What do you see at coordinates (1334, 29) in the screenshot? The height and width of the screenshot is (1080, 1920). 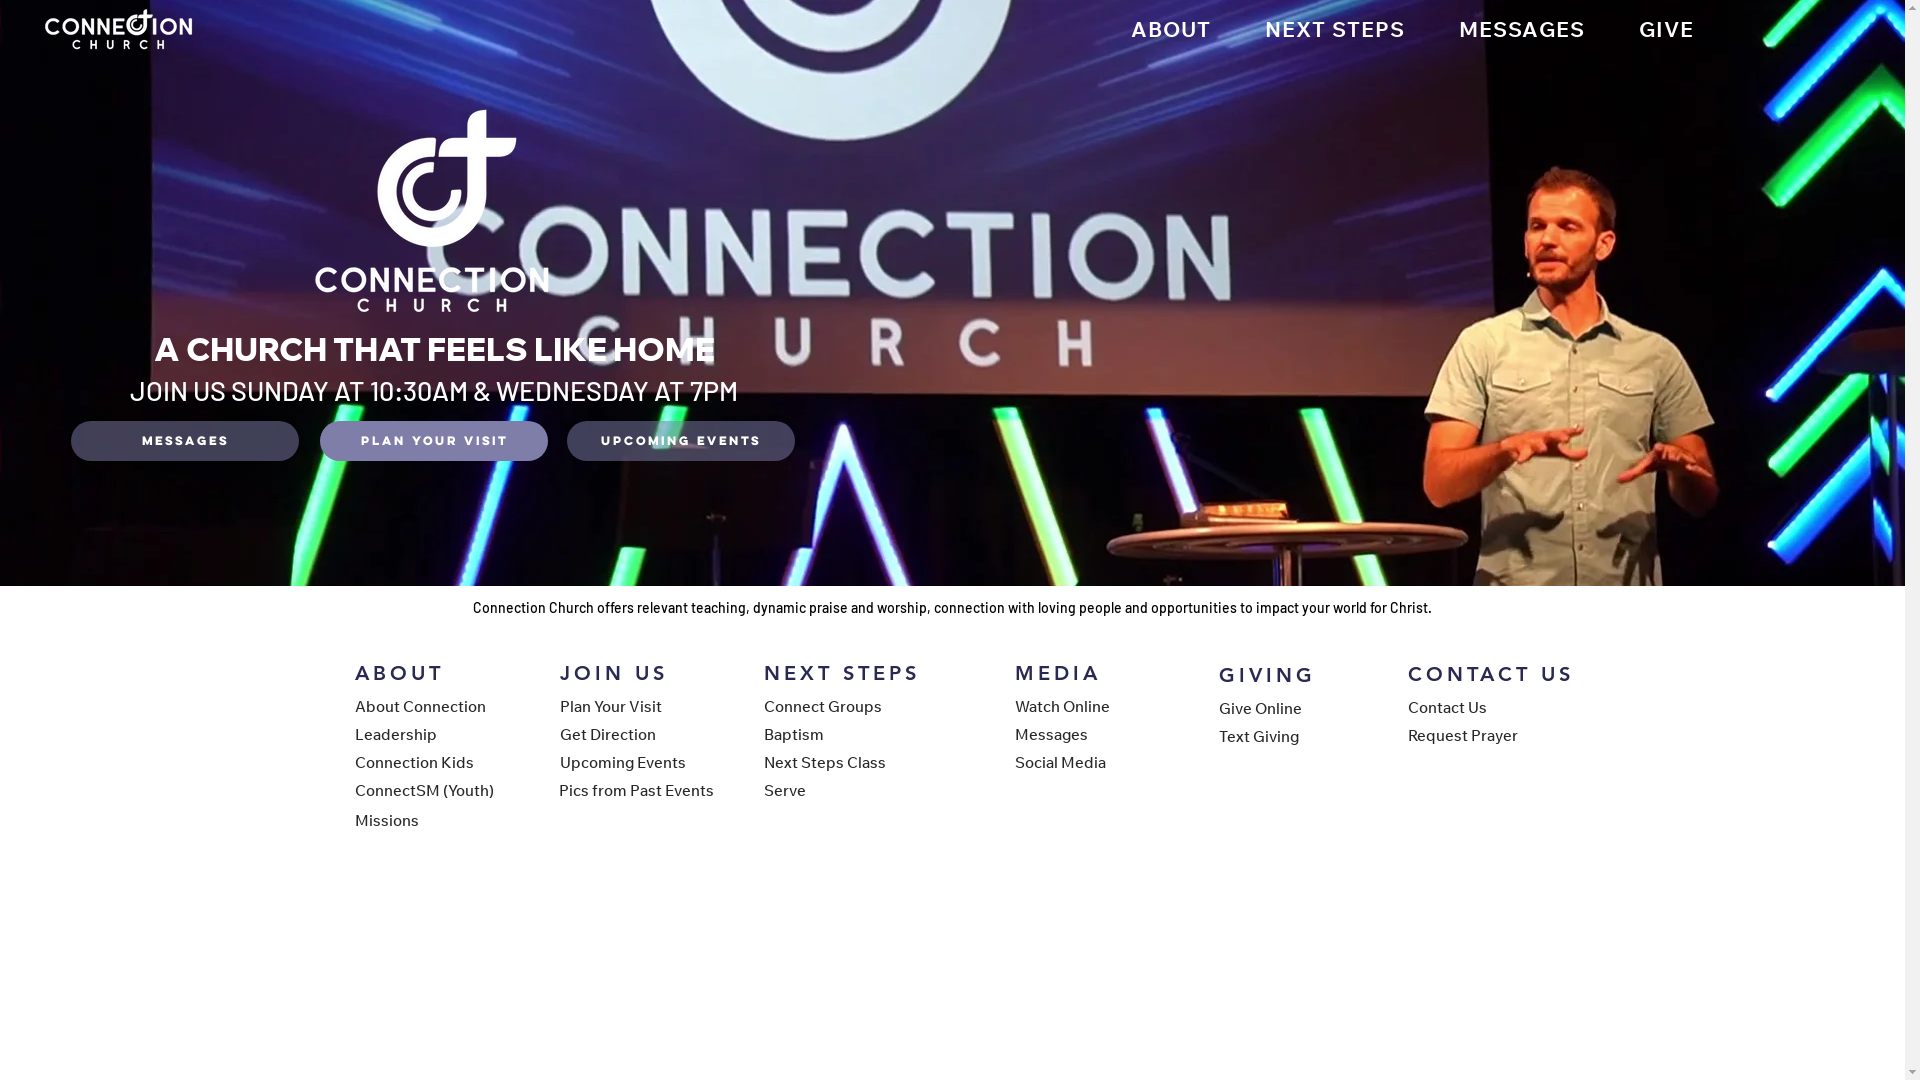 I see `'NEXT STEPS'` at bounding box center [1334, 29].